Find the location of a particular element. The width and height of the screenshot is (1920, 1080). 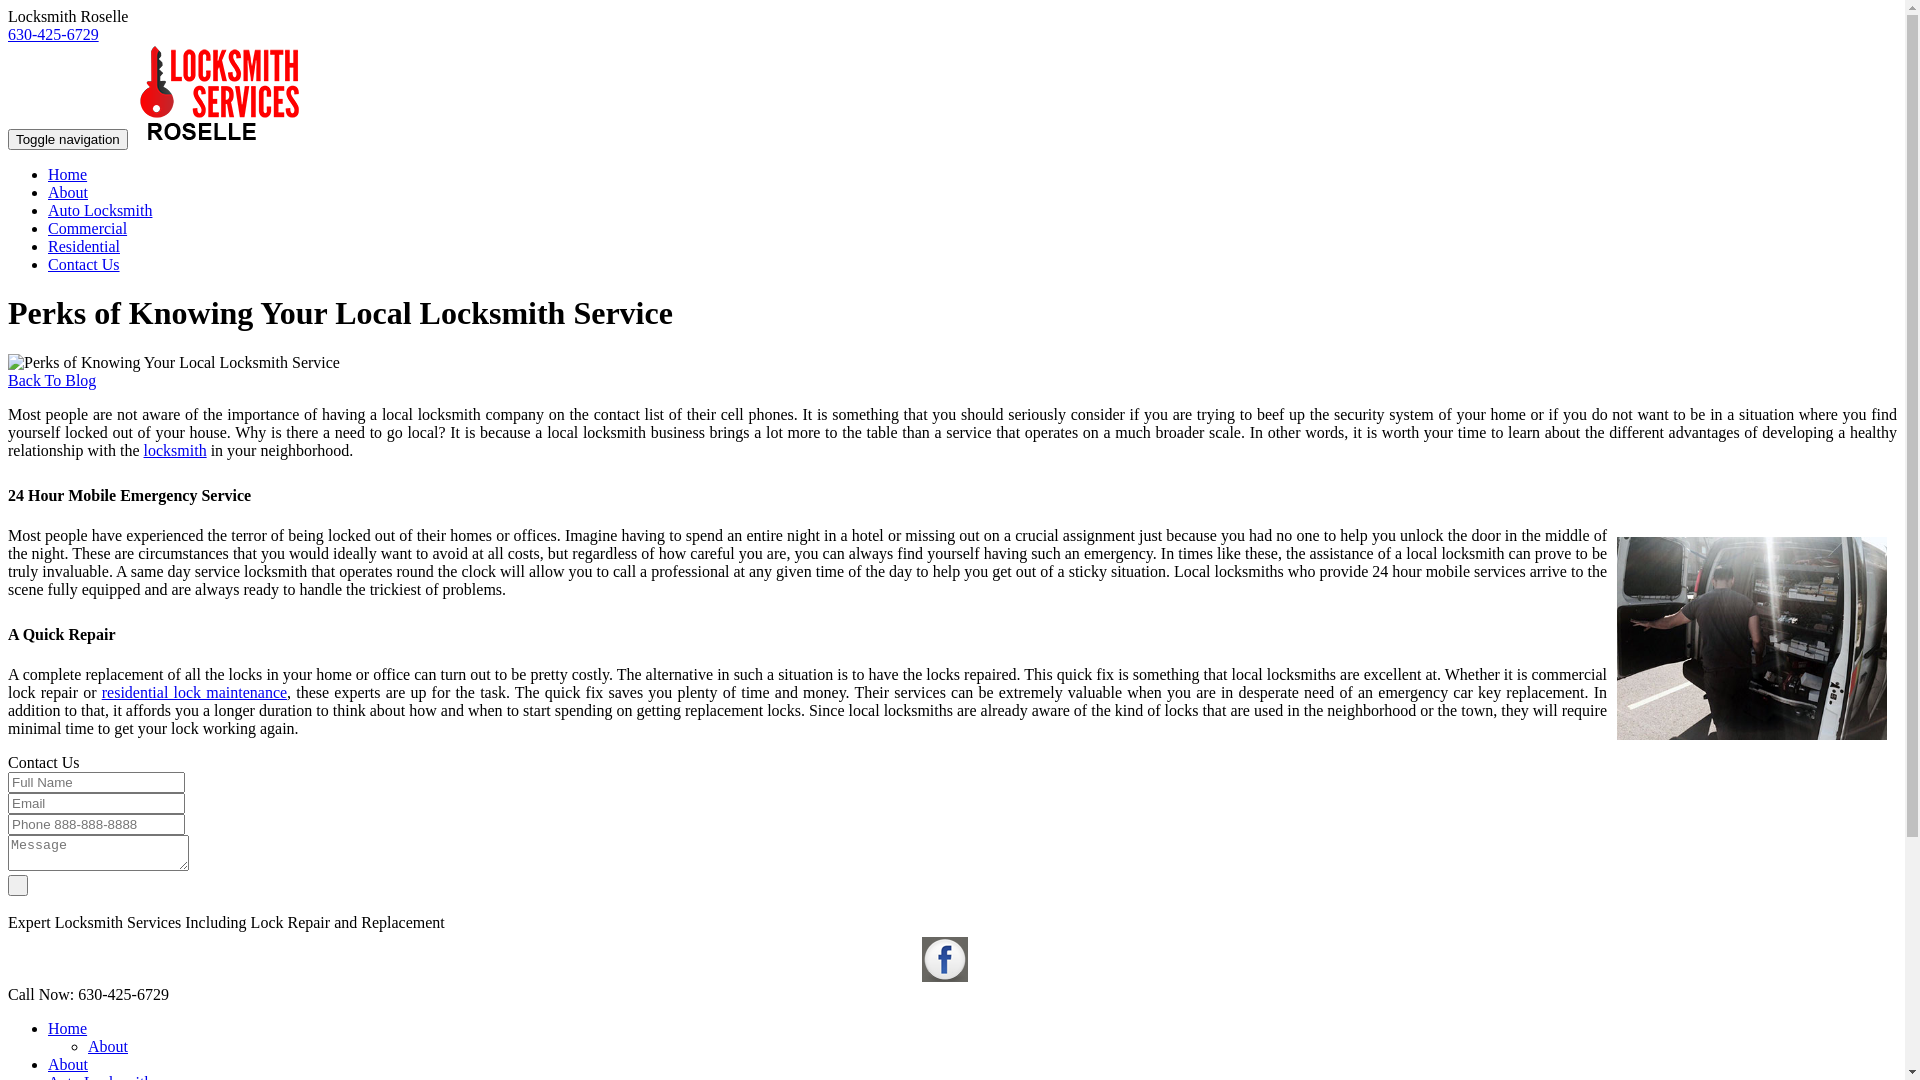

'Auto Locksmith' is located at coordinates (99, 210).